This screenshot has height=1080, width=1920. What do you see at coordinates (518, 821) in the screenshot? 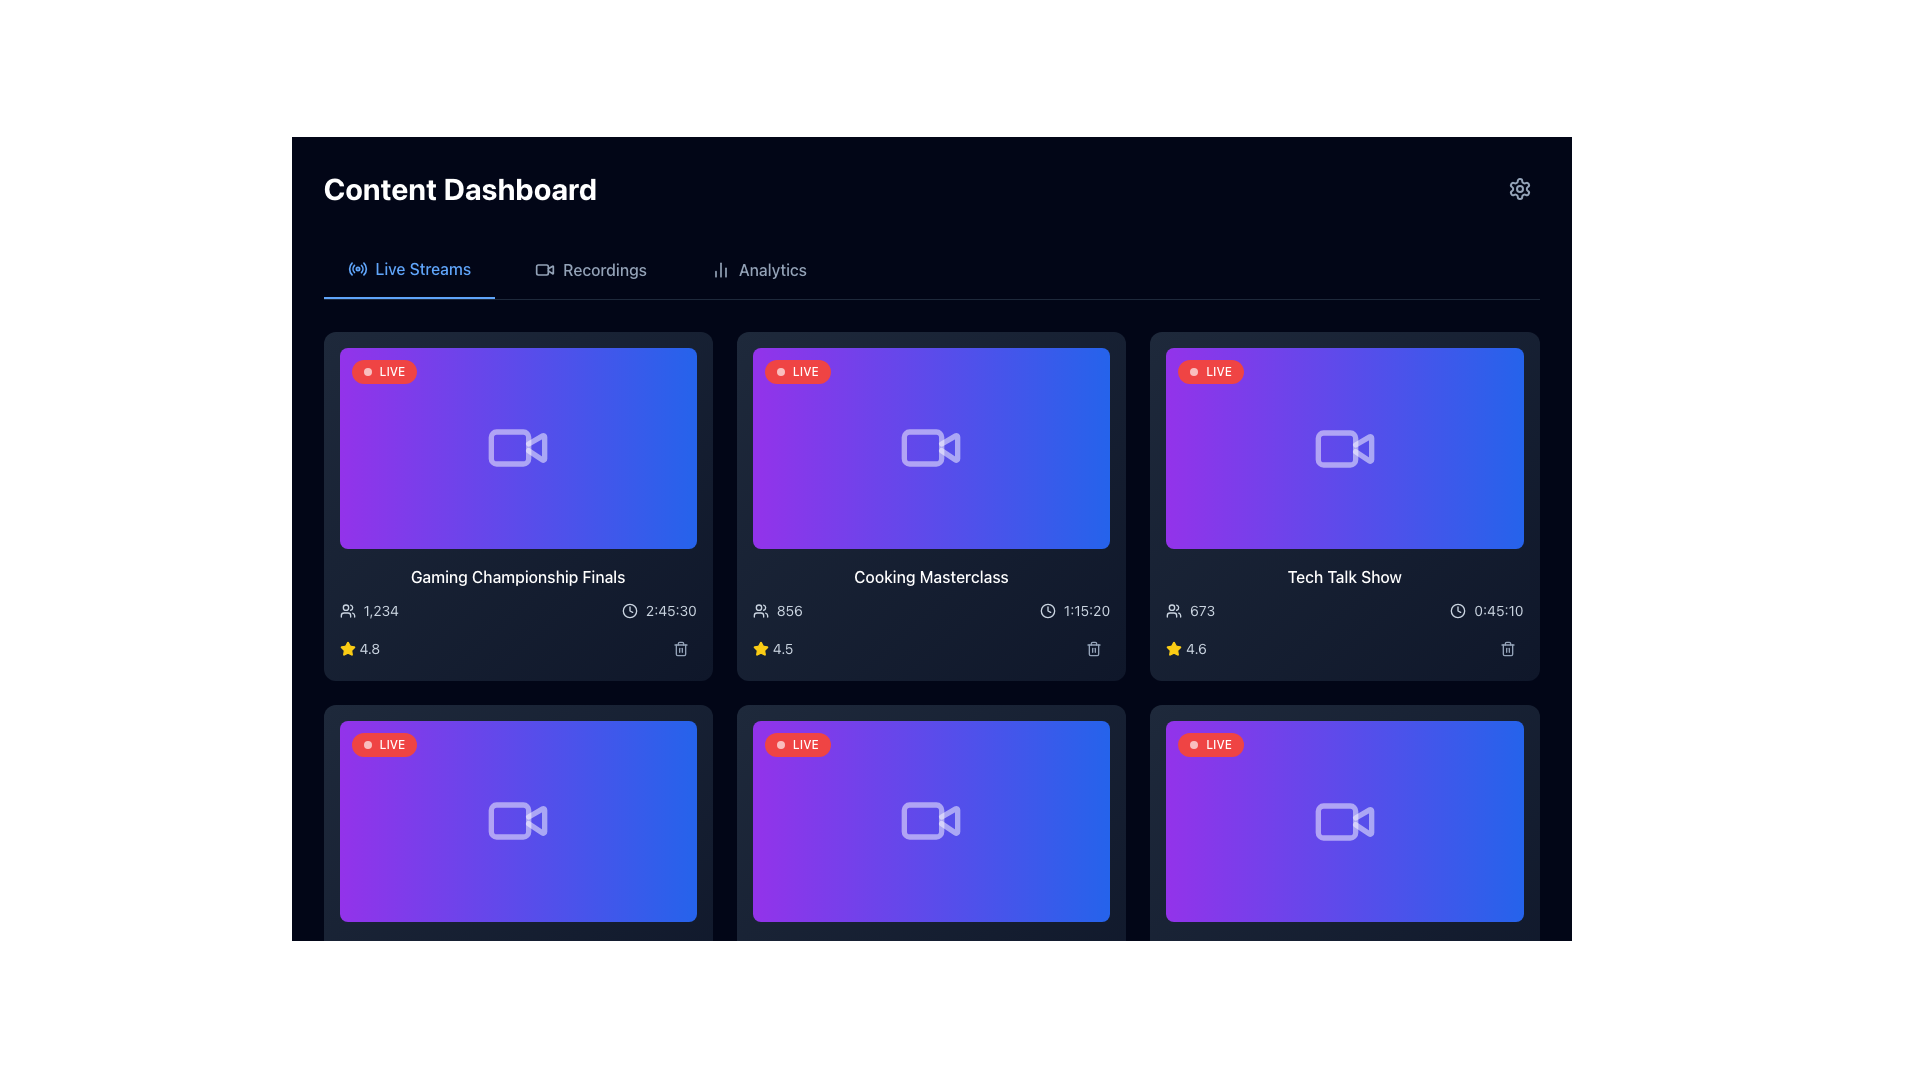
I see `the video content type icon located at the center of the video thumbnail card in the second row and first column of the live streams grid` at bounding box center [518, 821].